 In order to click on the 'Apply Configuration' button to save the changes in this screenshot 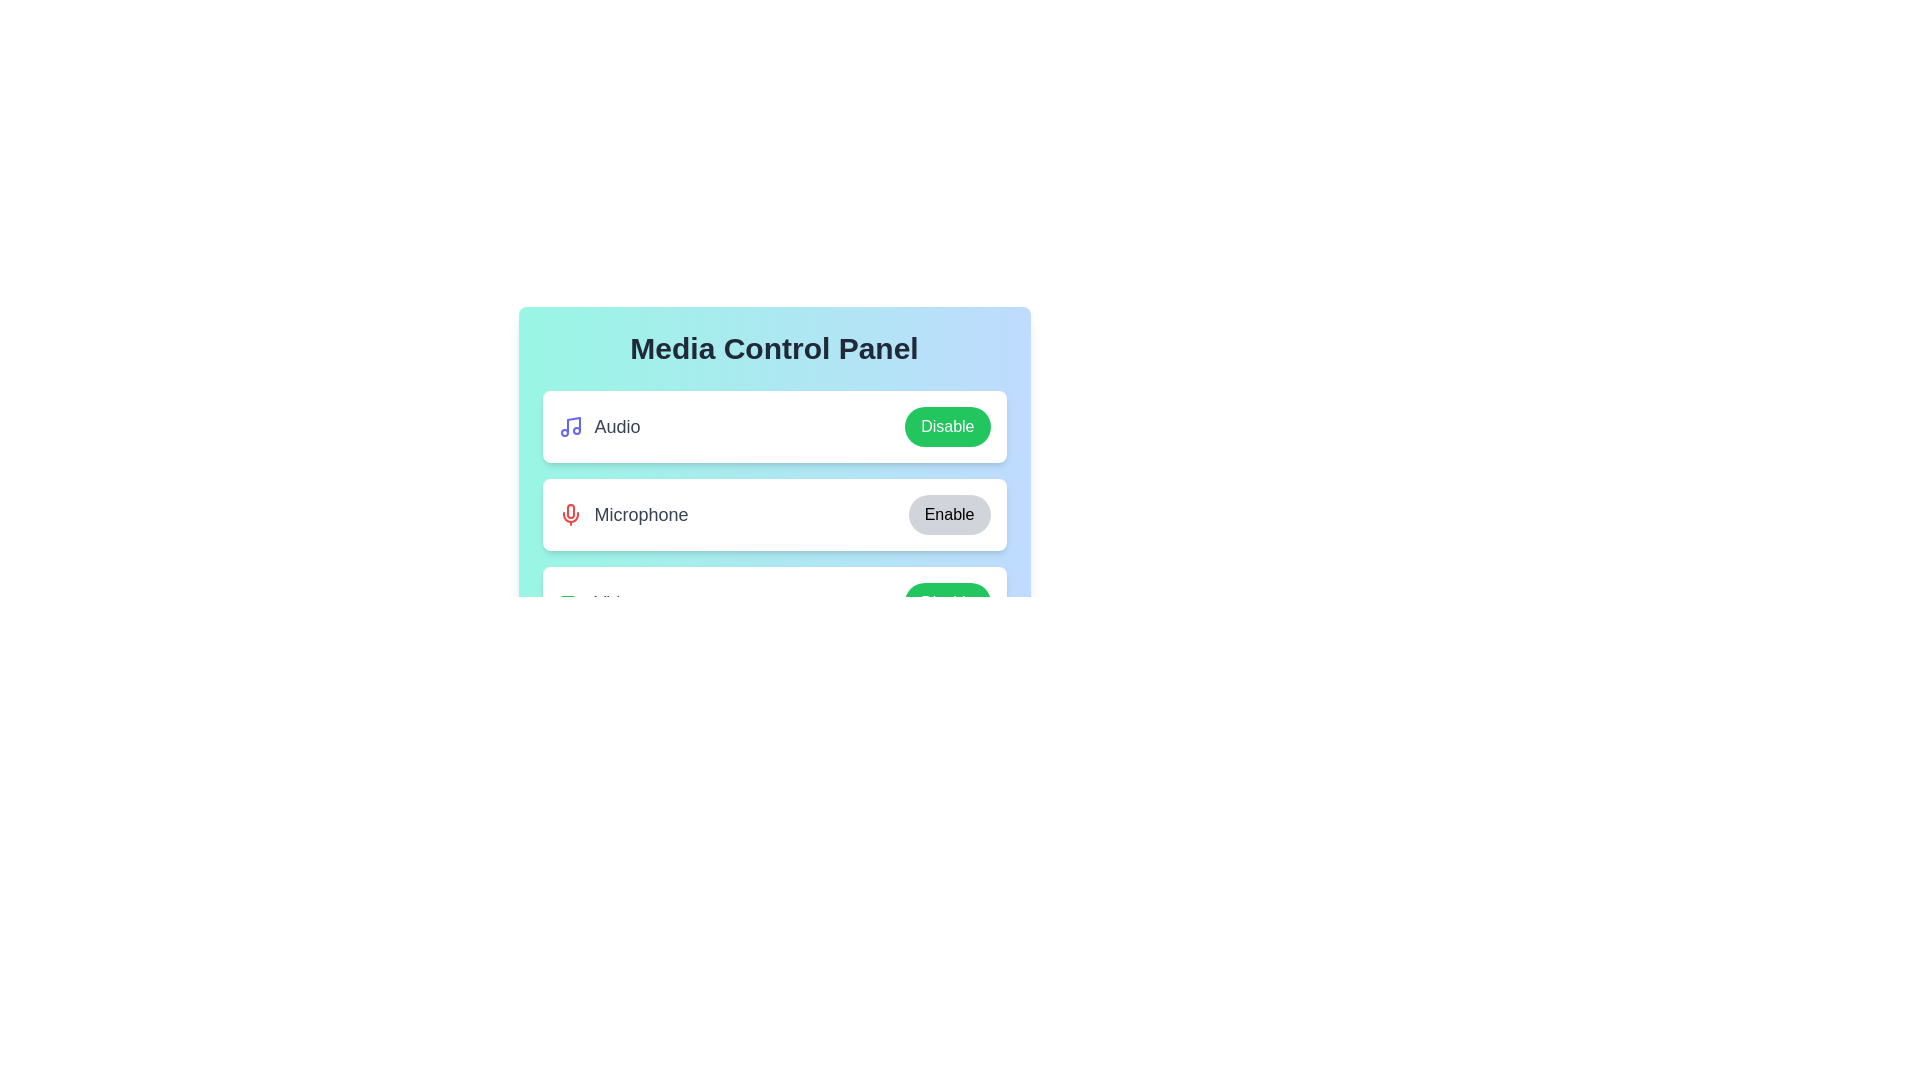, I will do `click(773, 681)`.